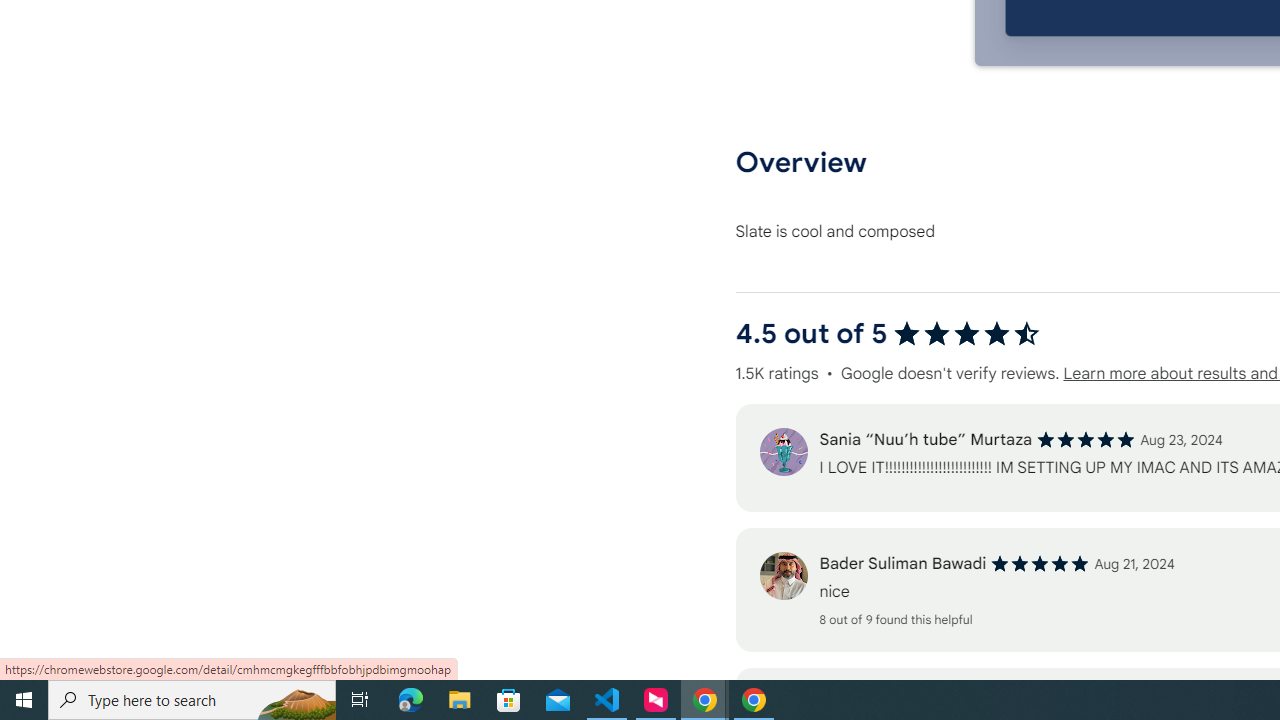 The width and height of the screenshot is (1280, 720). I want to click on '4.5 out of 5 stars', so click(966, 333).